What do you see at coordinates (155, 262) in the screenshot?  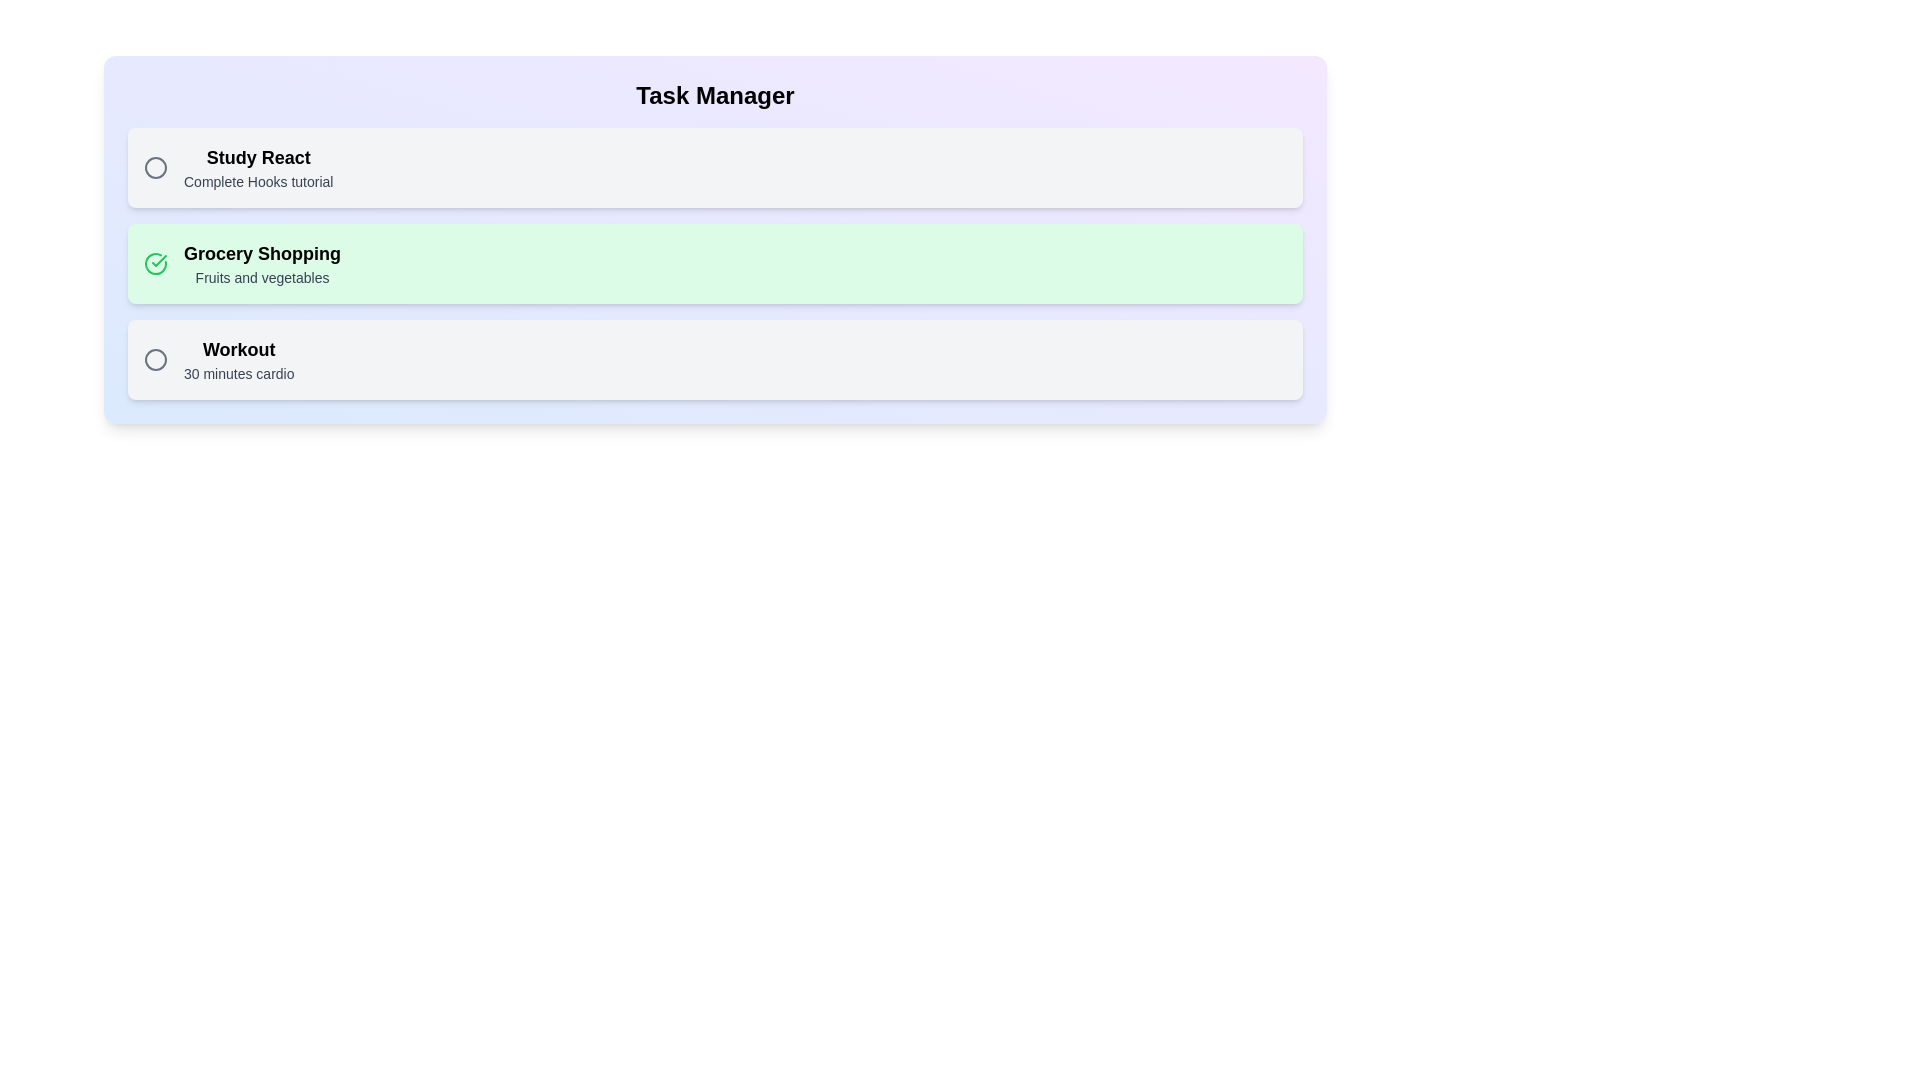 I see `the Icon Button indicating task completion in the 'Task Manager', located at the left edge of the 'Grocery Shopping' section` at bounding box center [155, 262].